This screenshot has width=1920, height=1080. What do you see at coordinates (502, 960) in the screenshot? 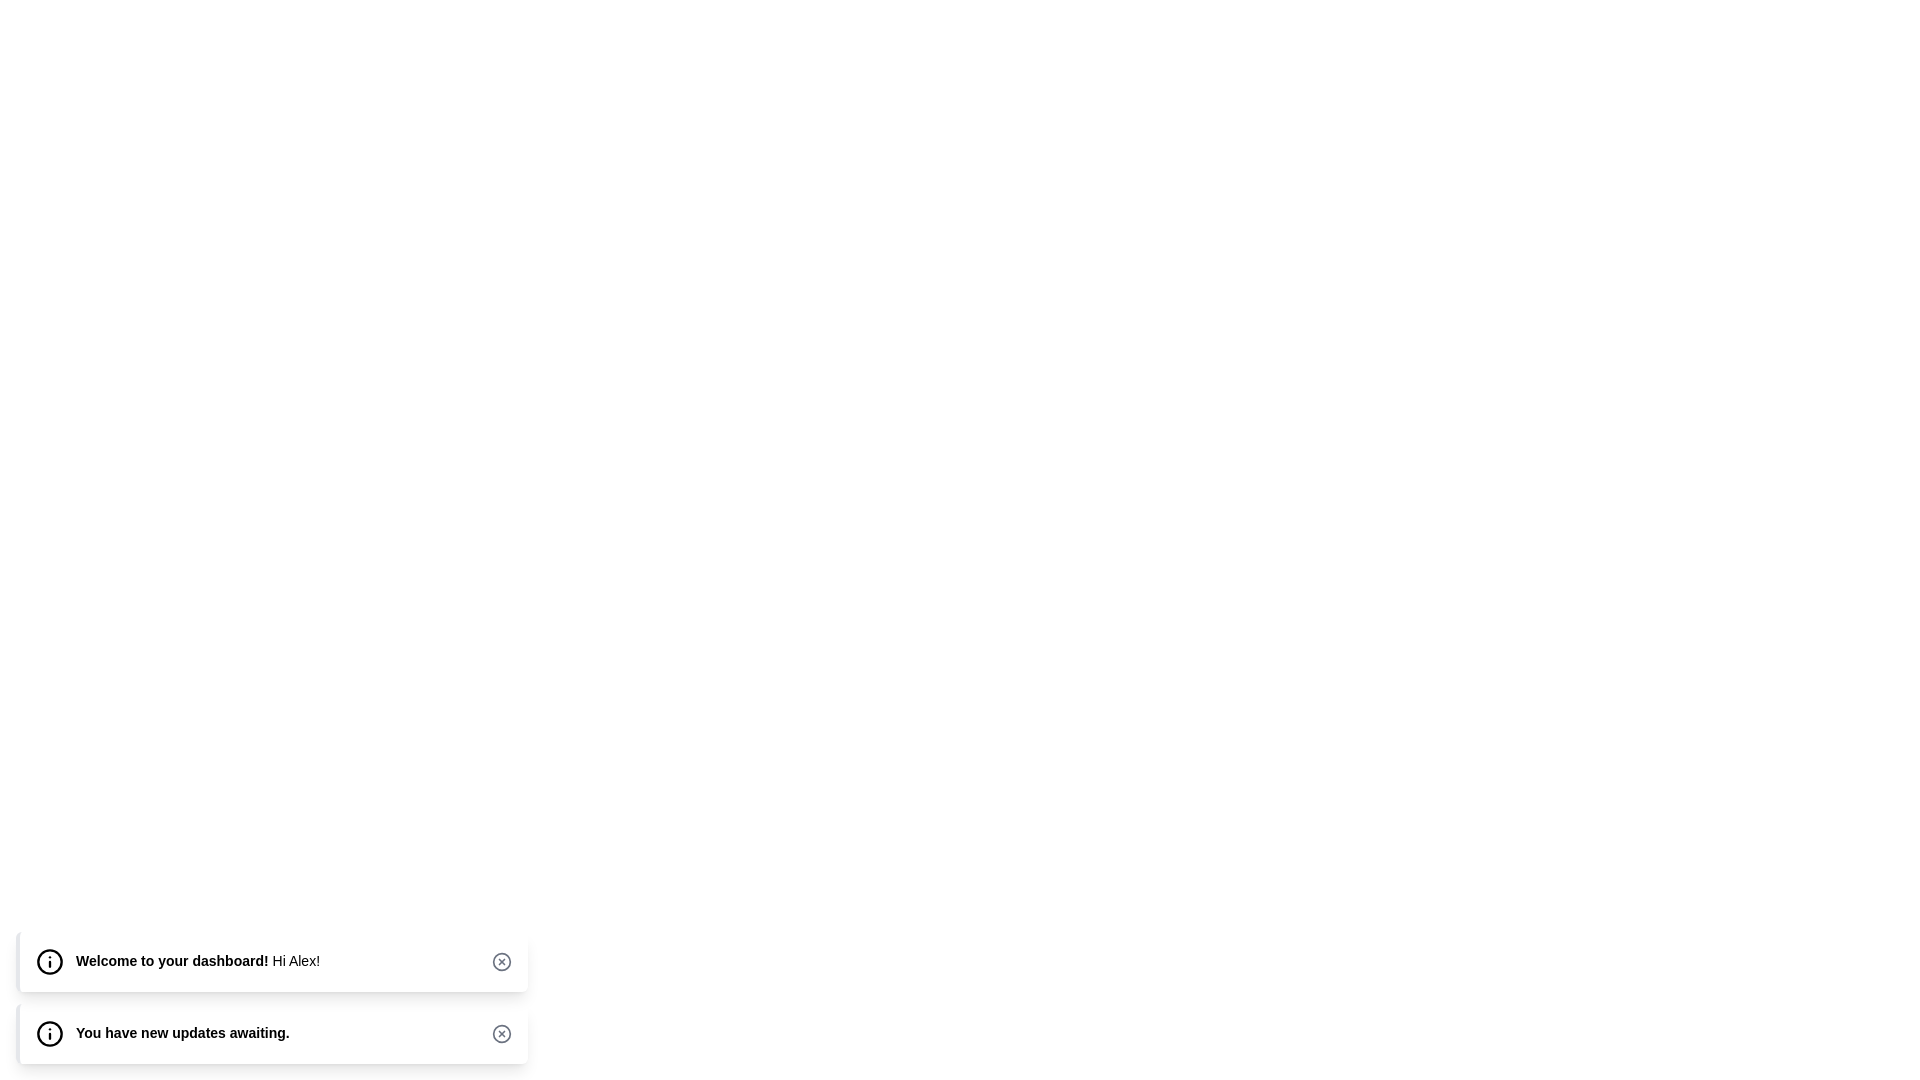
I see `the dismiss button located at the far right of the notification card containing the text 'Welcome to your dashboard! Hi Alex!' to possibly see a tooltip` at bounding box center [502, 960].